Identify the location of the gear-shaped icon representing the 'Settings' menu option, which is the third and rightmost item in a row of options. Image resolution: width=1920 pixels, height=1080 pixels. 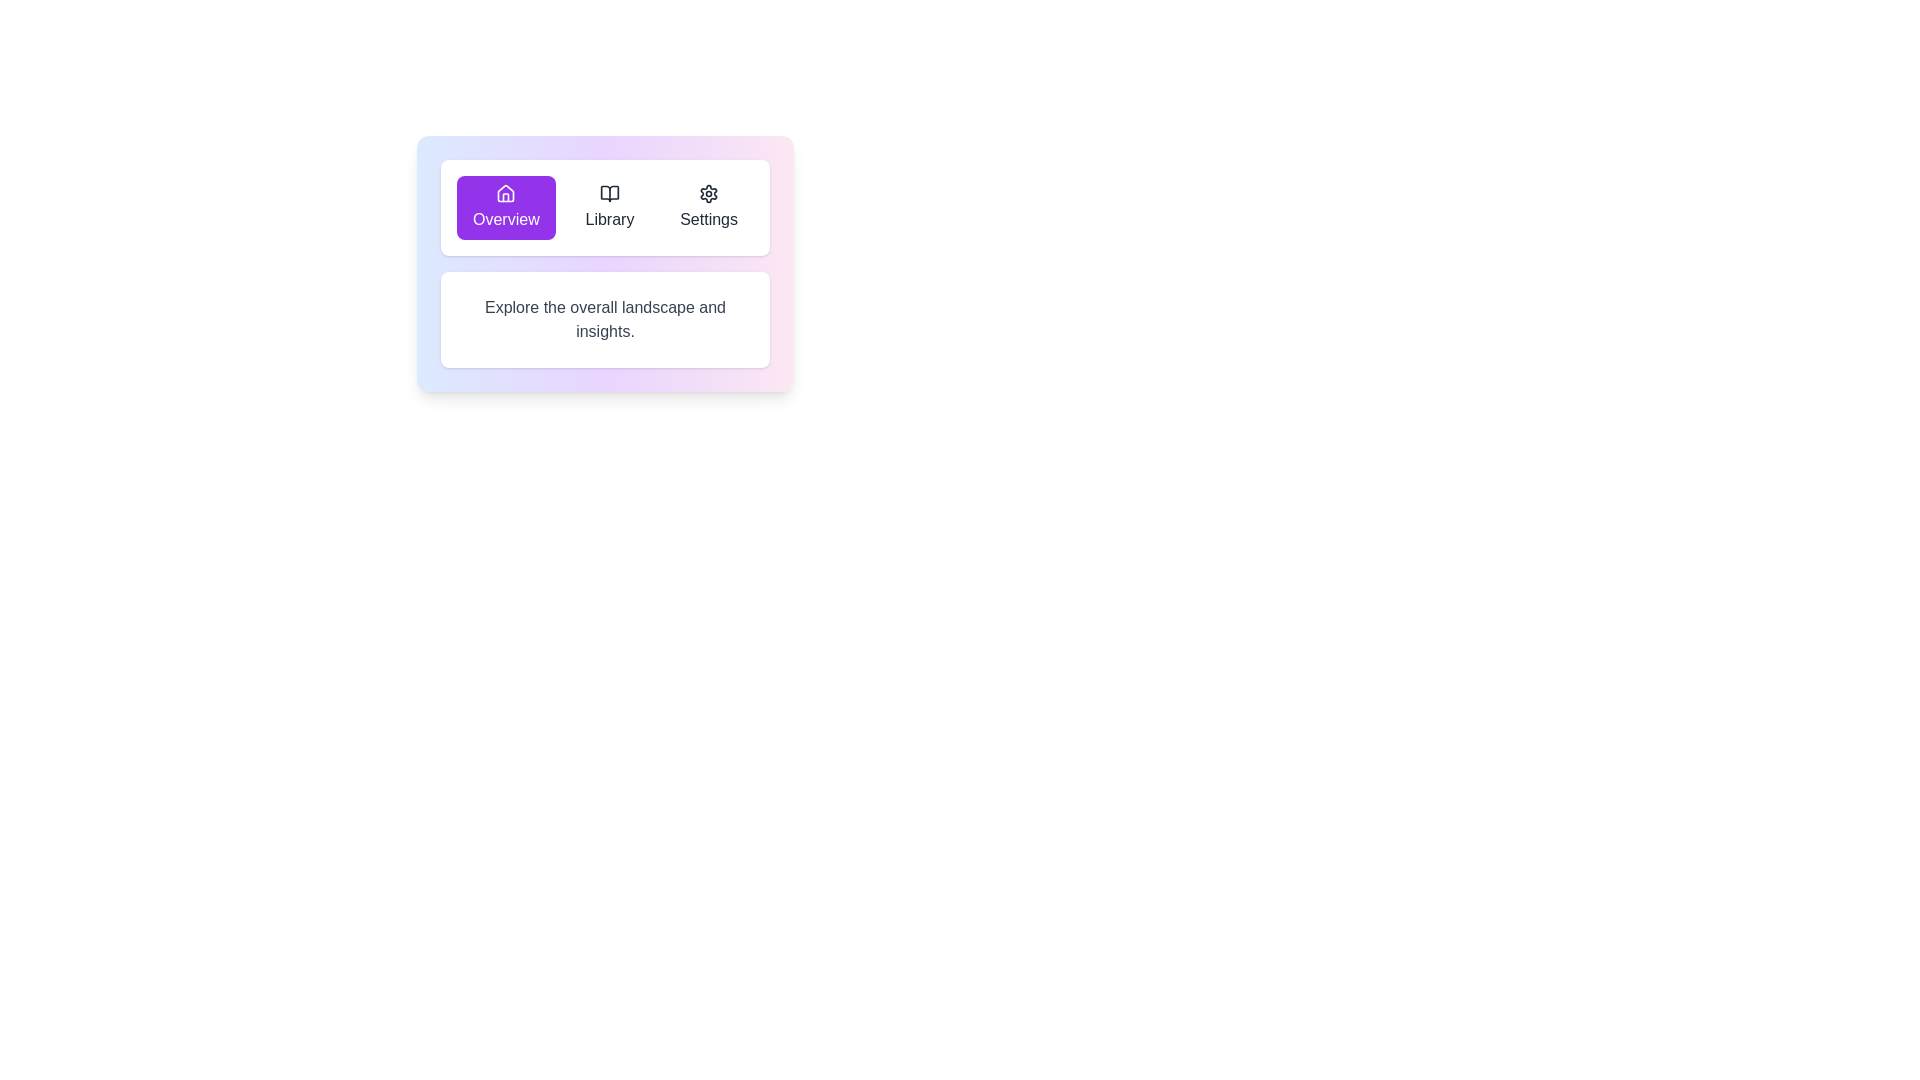
(709, 193).